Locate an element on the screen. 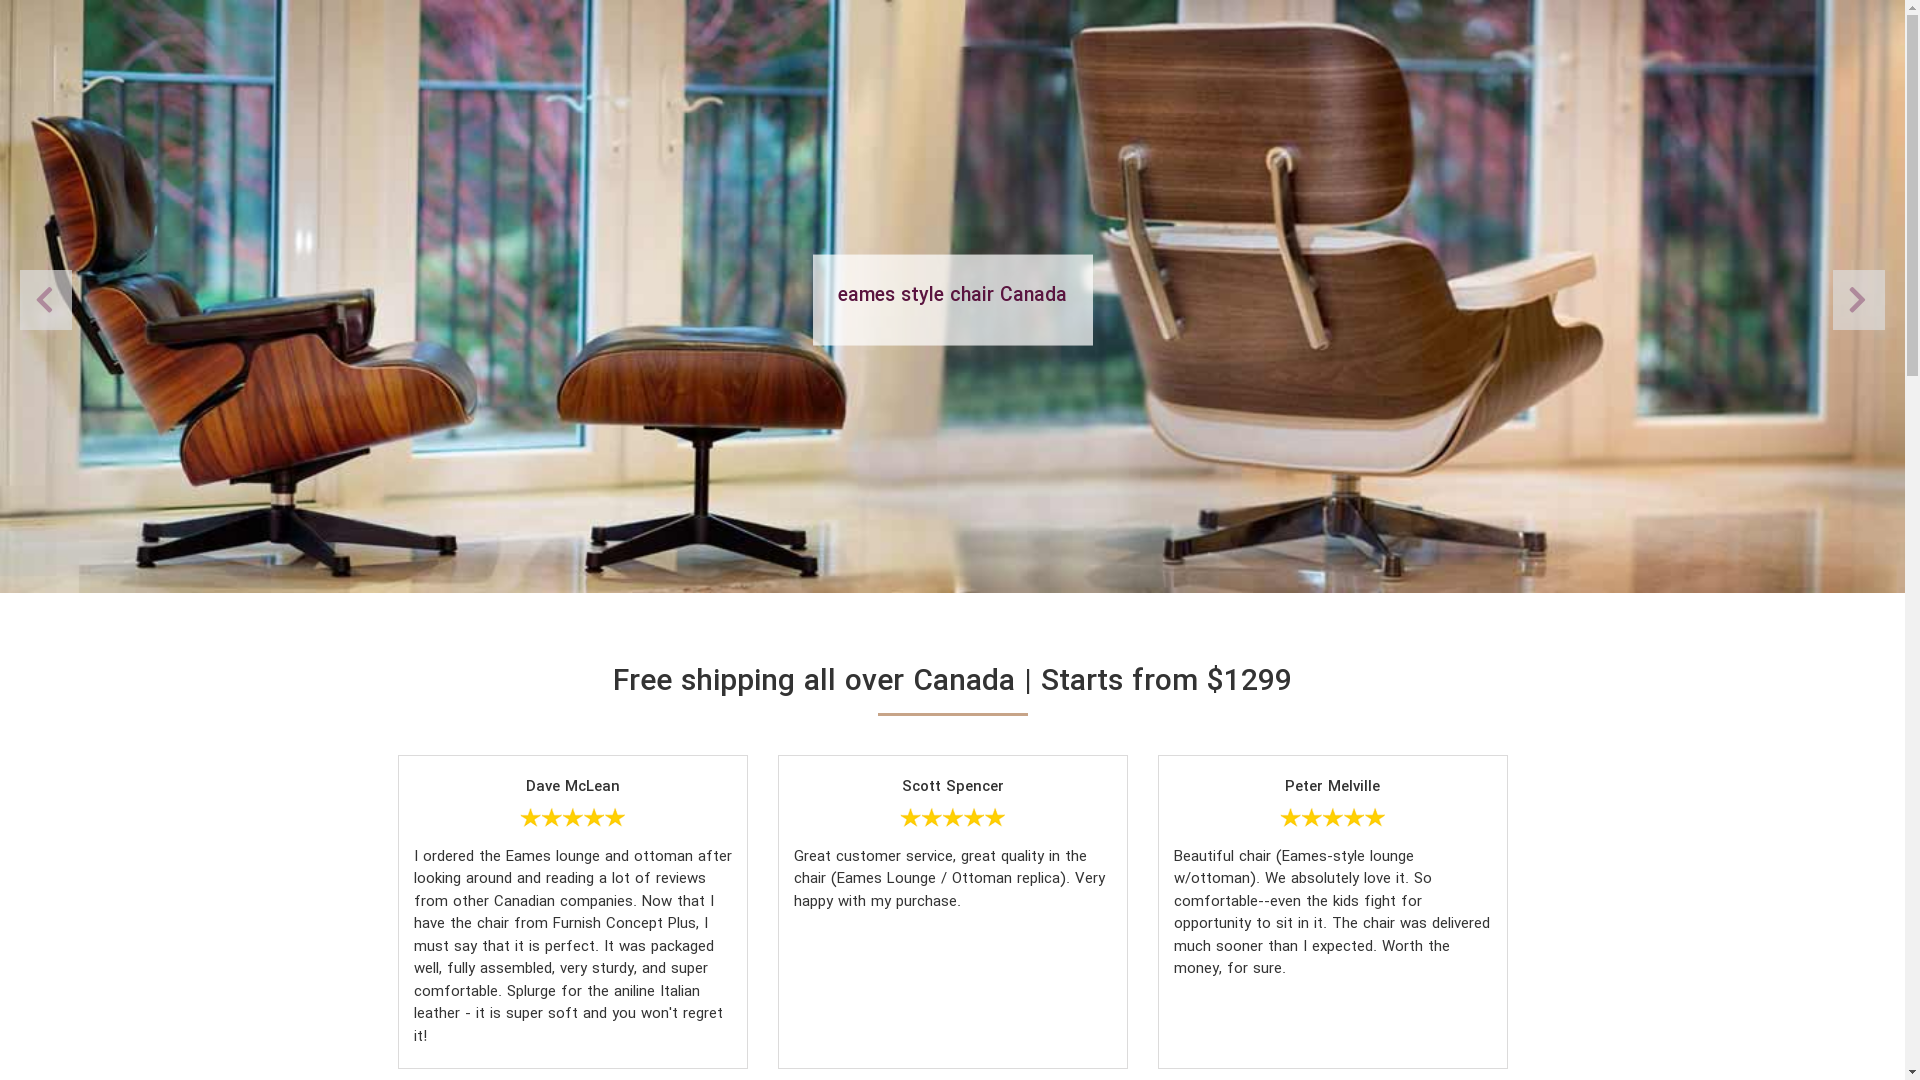 Image resolution: width=1920 pixels, height=1080 pixels. 'Next' is located at coordinates (46, 300).